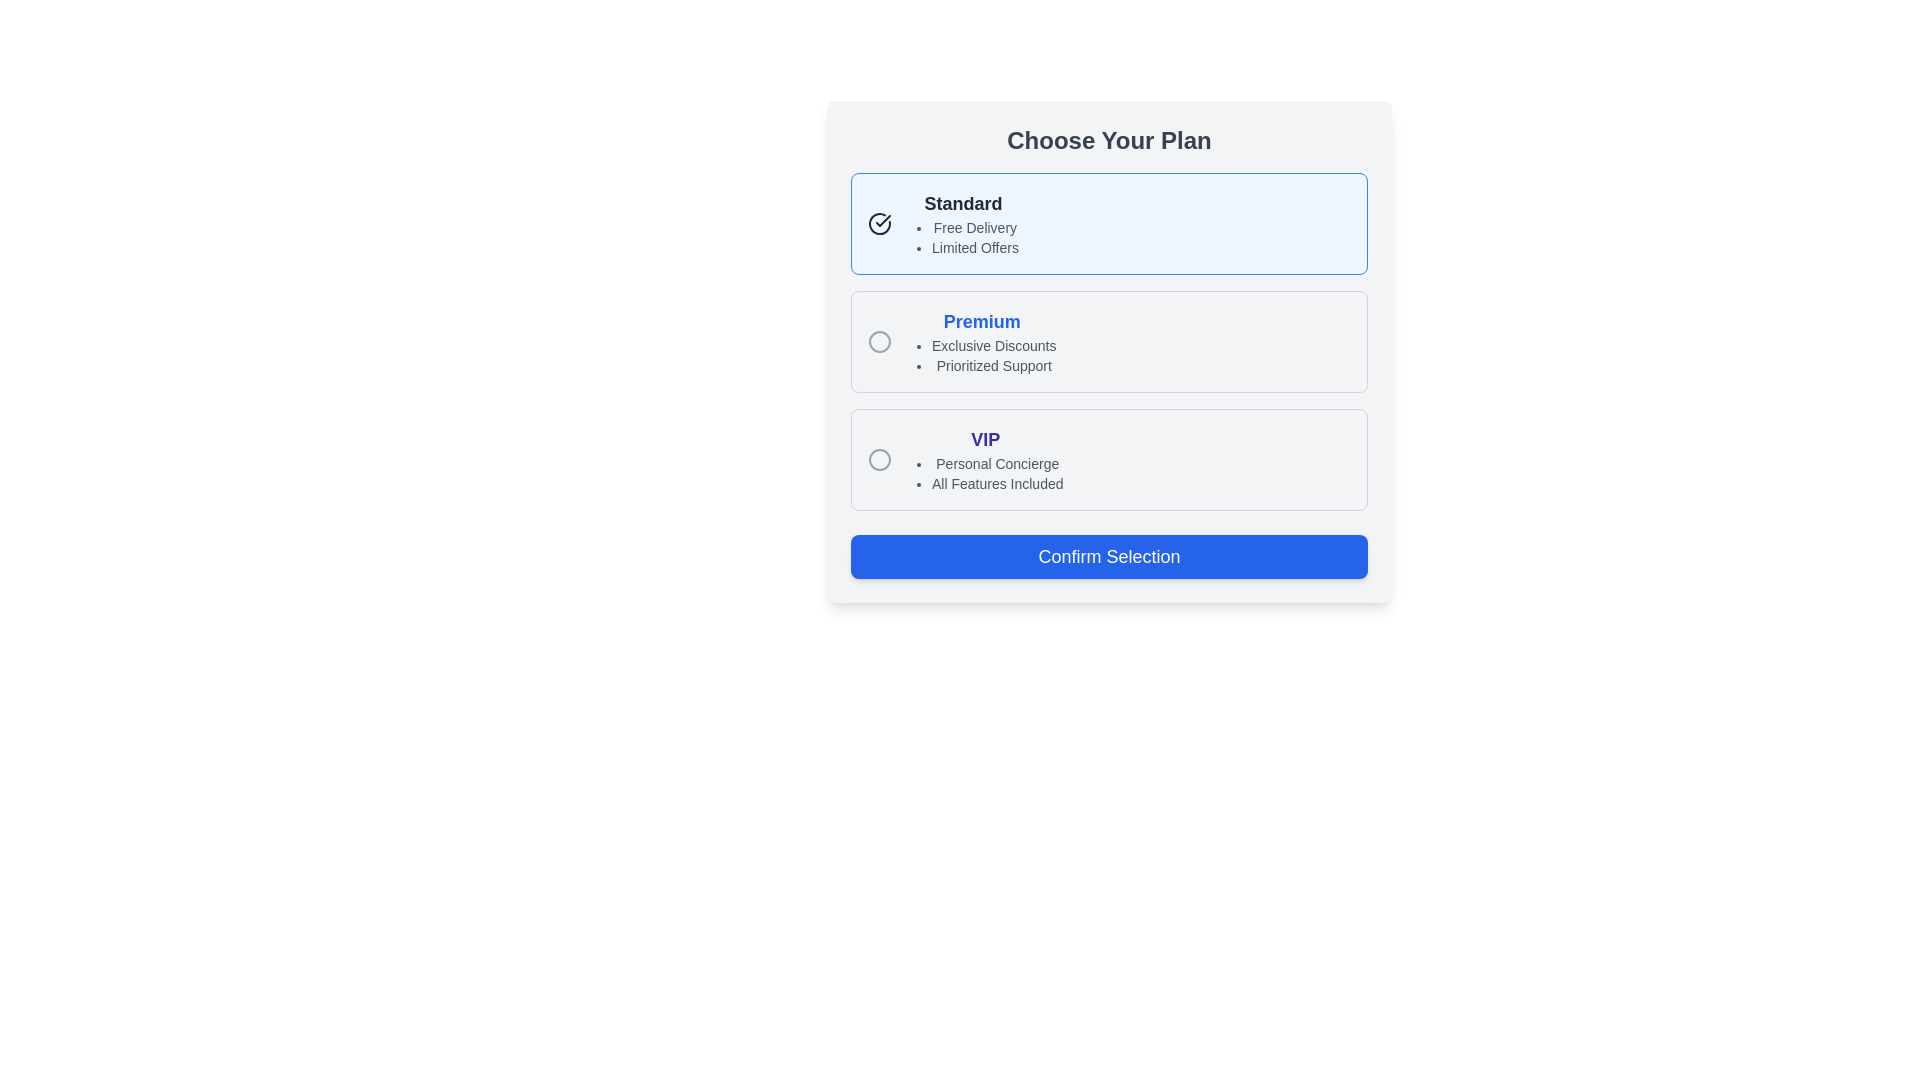 This screenshot has width=1920, height=1080. What do you see at coordinates (994, 366) in the screenshot?
I see `the text label that describes 'Prioritized Support' under the 'Premium' subscription plan, located below 'Exclusive Discounts'` at bounding box center [994, 366].